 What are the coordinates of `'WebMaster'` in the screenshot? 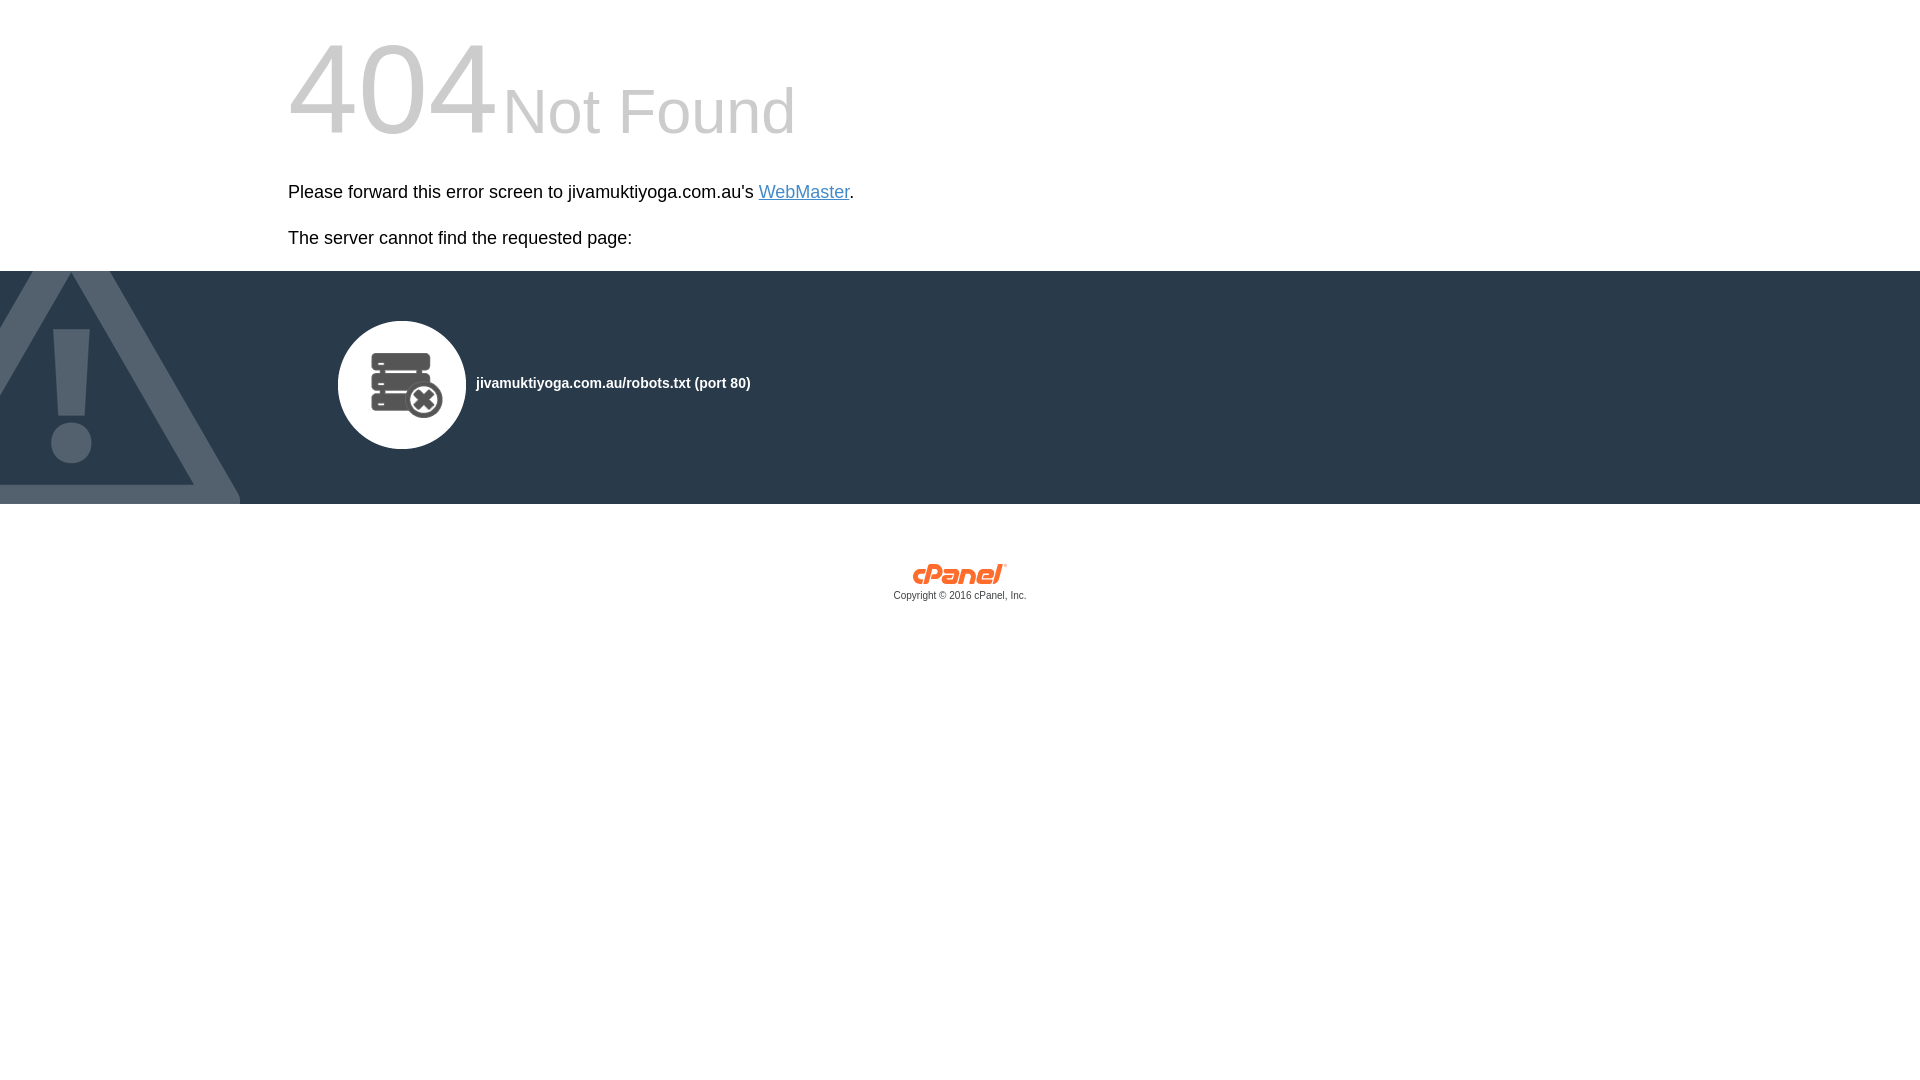 It's located at (804, 192).